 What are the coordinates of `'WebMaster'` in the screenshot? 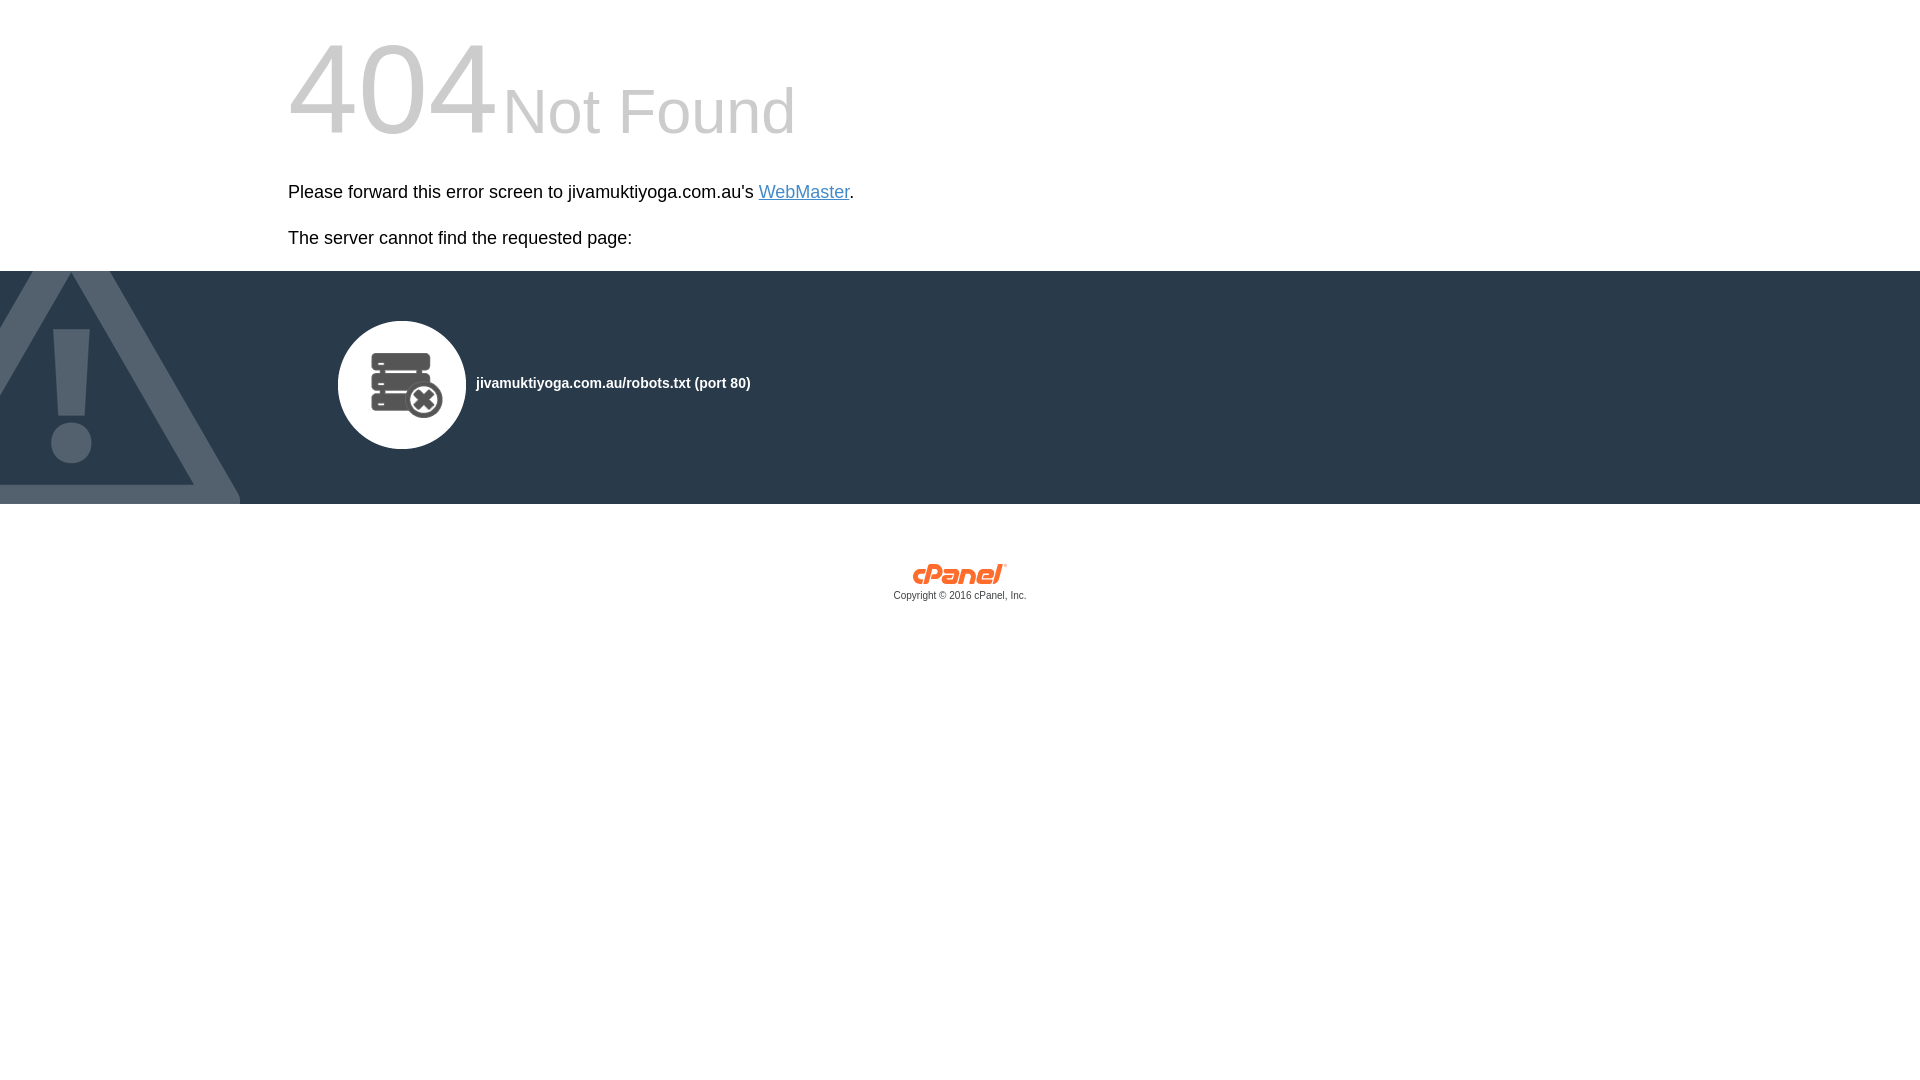 It's located at (804, 192).